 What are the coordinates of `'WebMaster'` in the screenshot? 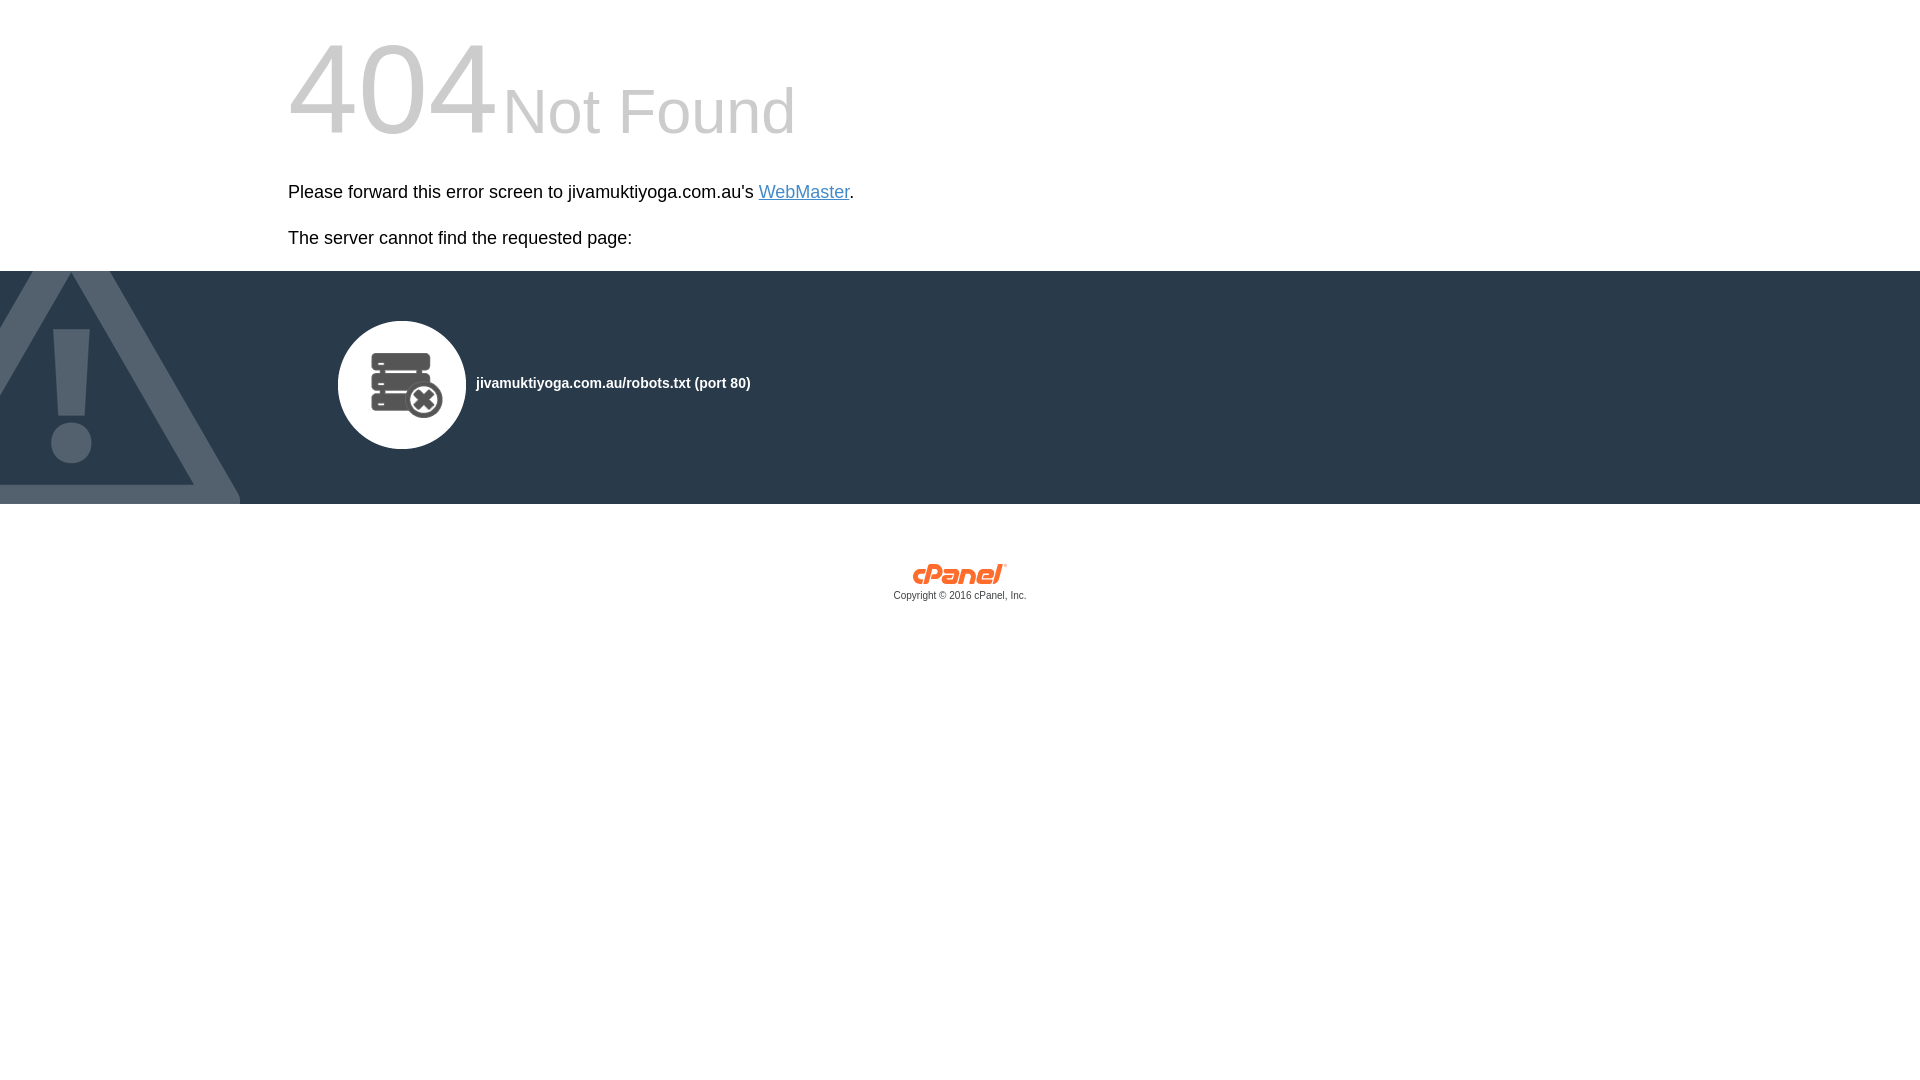 It's located at (804, 192).